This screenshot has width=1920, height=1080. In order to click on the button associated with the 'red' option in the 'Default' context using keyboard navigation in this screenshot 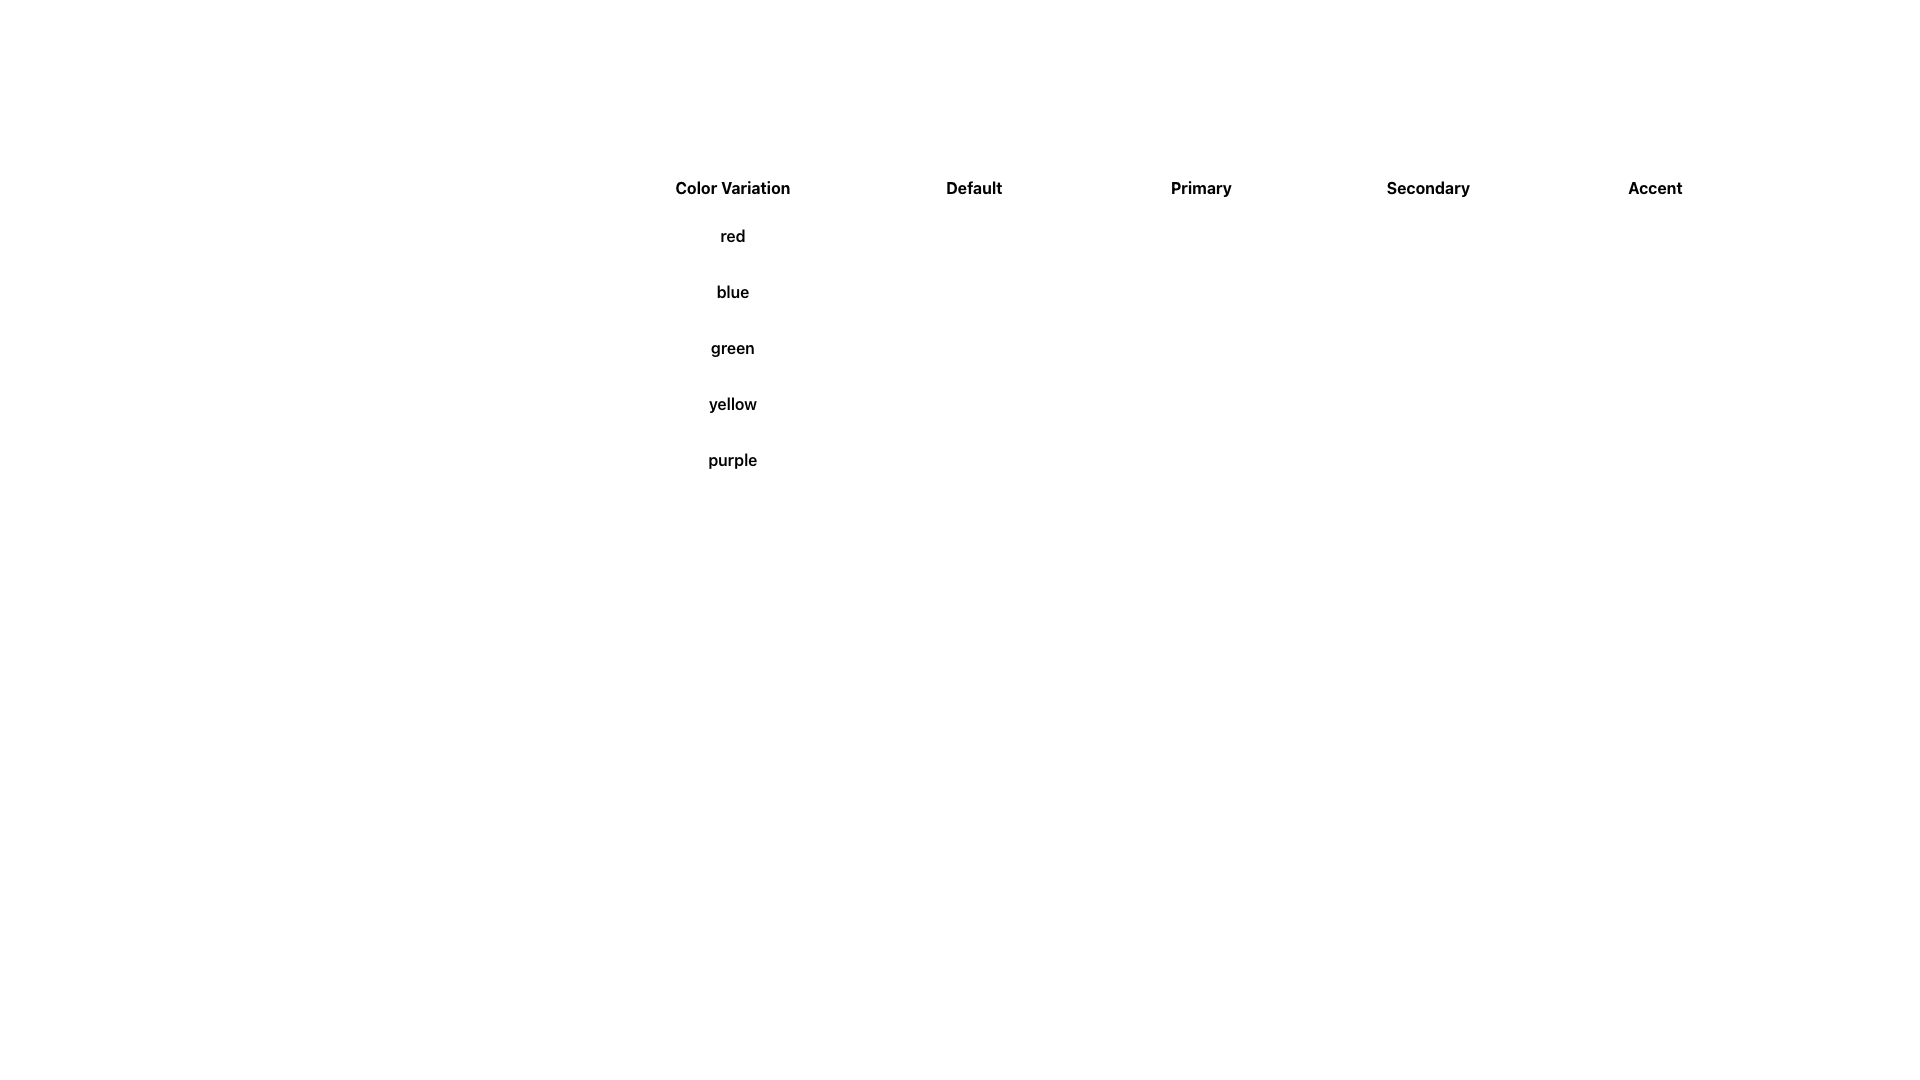, I will do `click(913, 234)`.